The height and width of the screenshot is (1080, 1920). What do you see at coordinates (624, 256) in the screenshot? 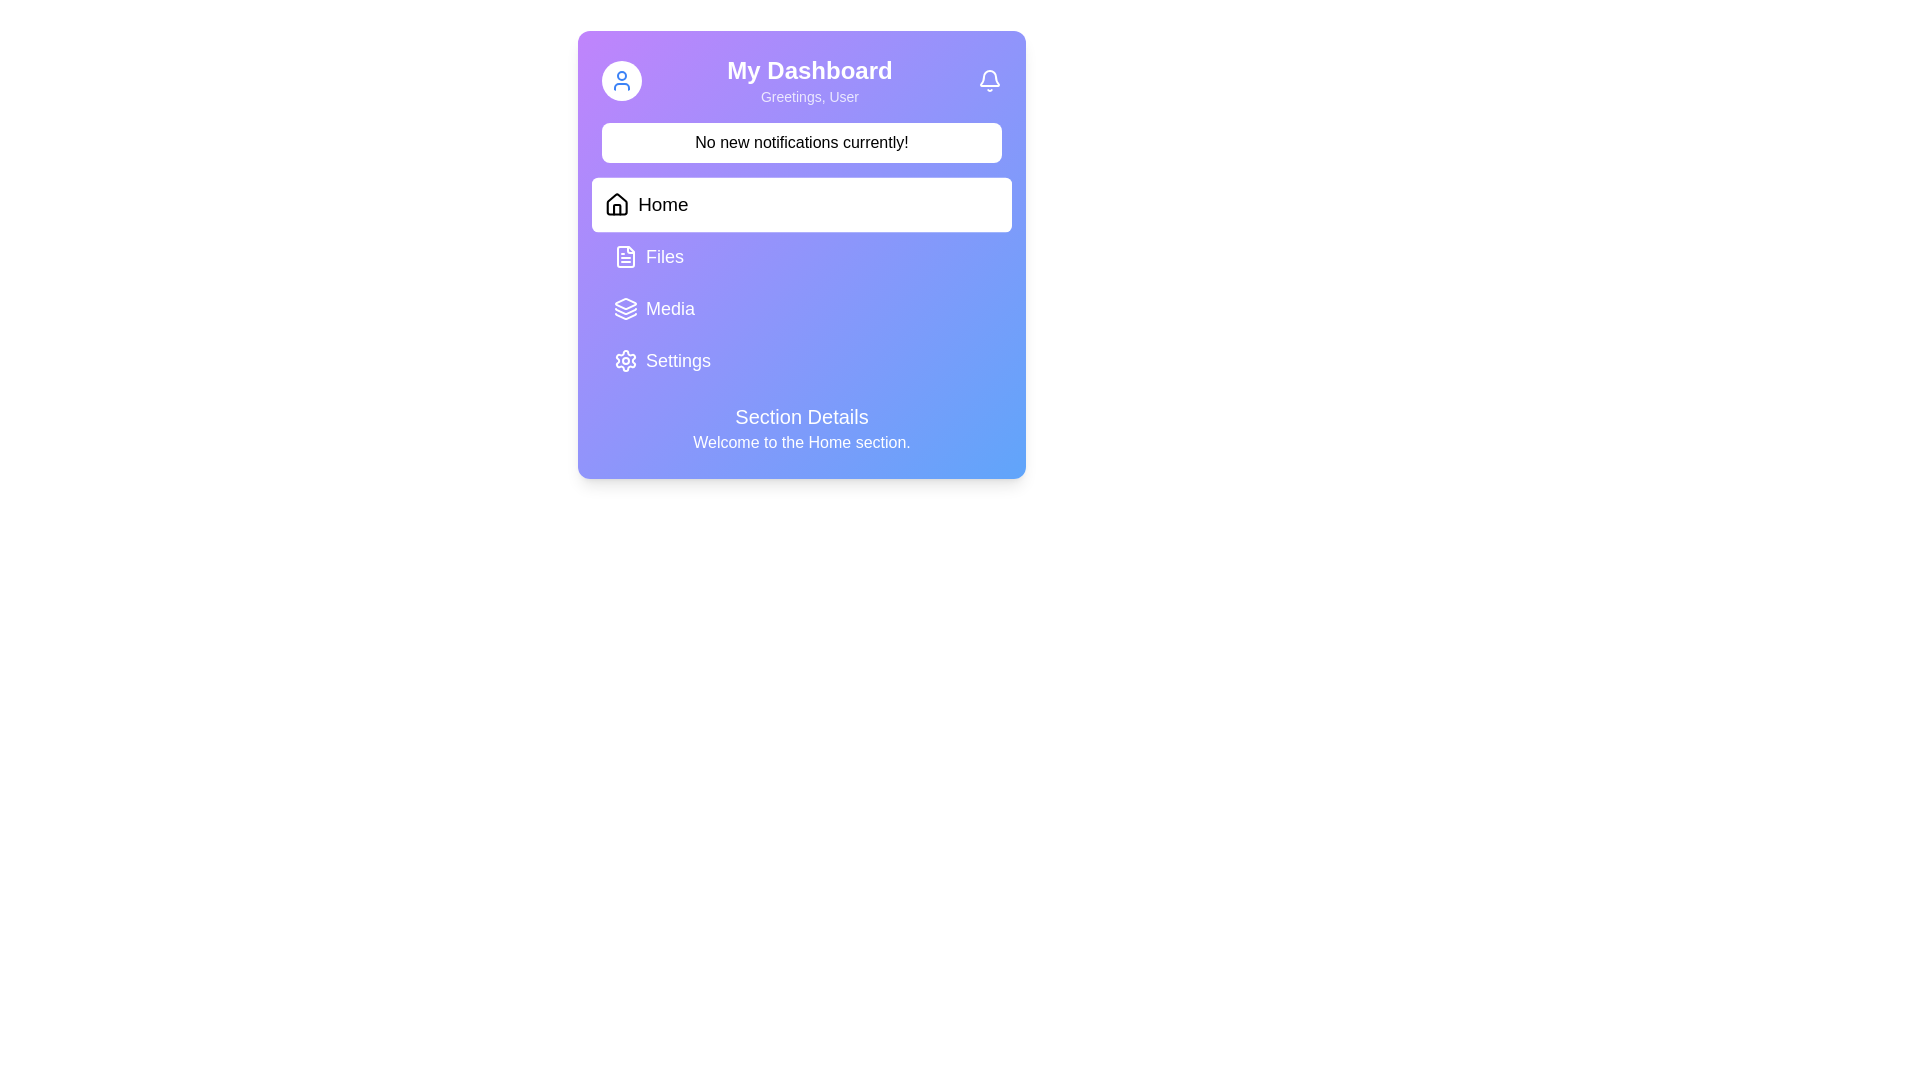
I see `the 'Files' icon in the navigation menu` at bounding box center [624, 256].